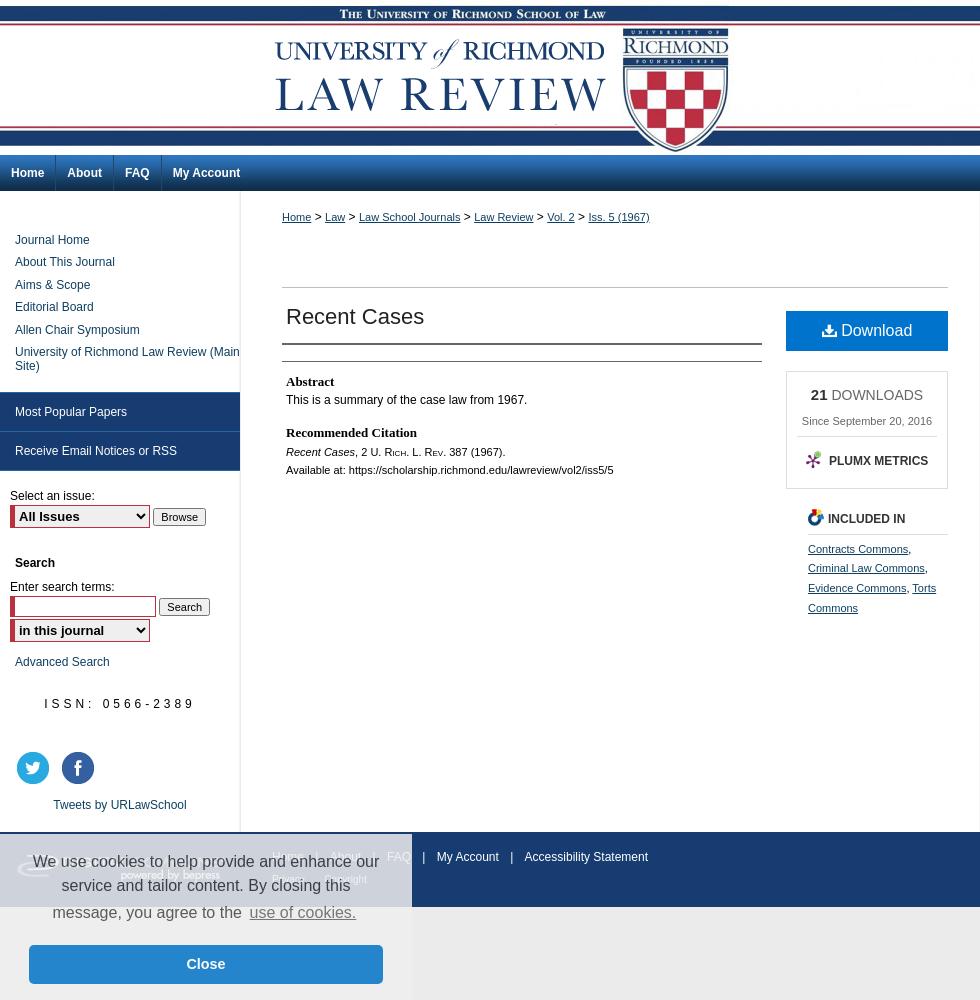 This screenshot has height=1000, width=980. I want to click on 'University of Richmond Law Review (Main Site)', so click(127, 357).